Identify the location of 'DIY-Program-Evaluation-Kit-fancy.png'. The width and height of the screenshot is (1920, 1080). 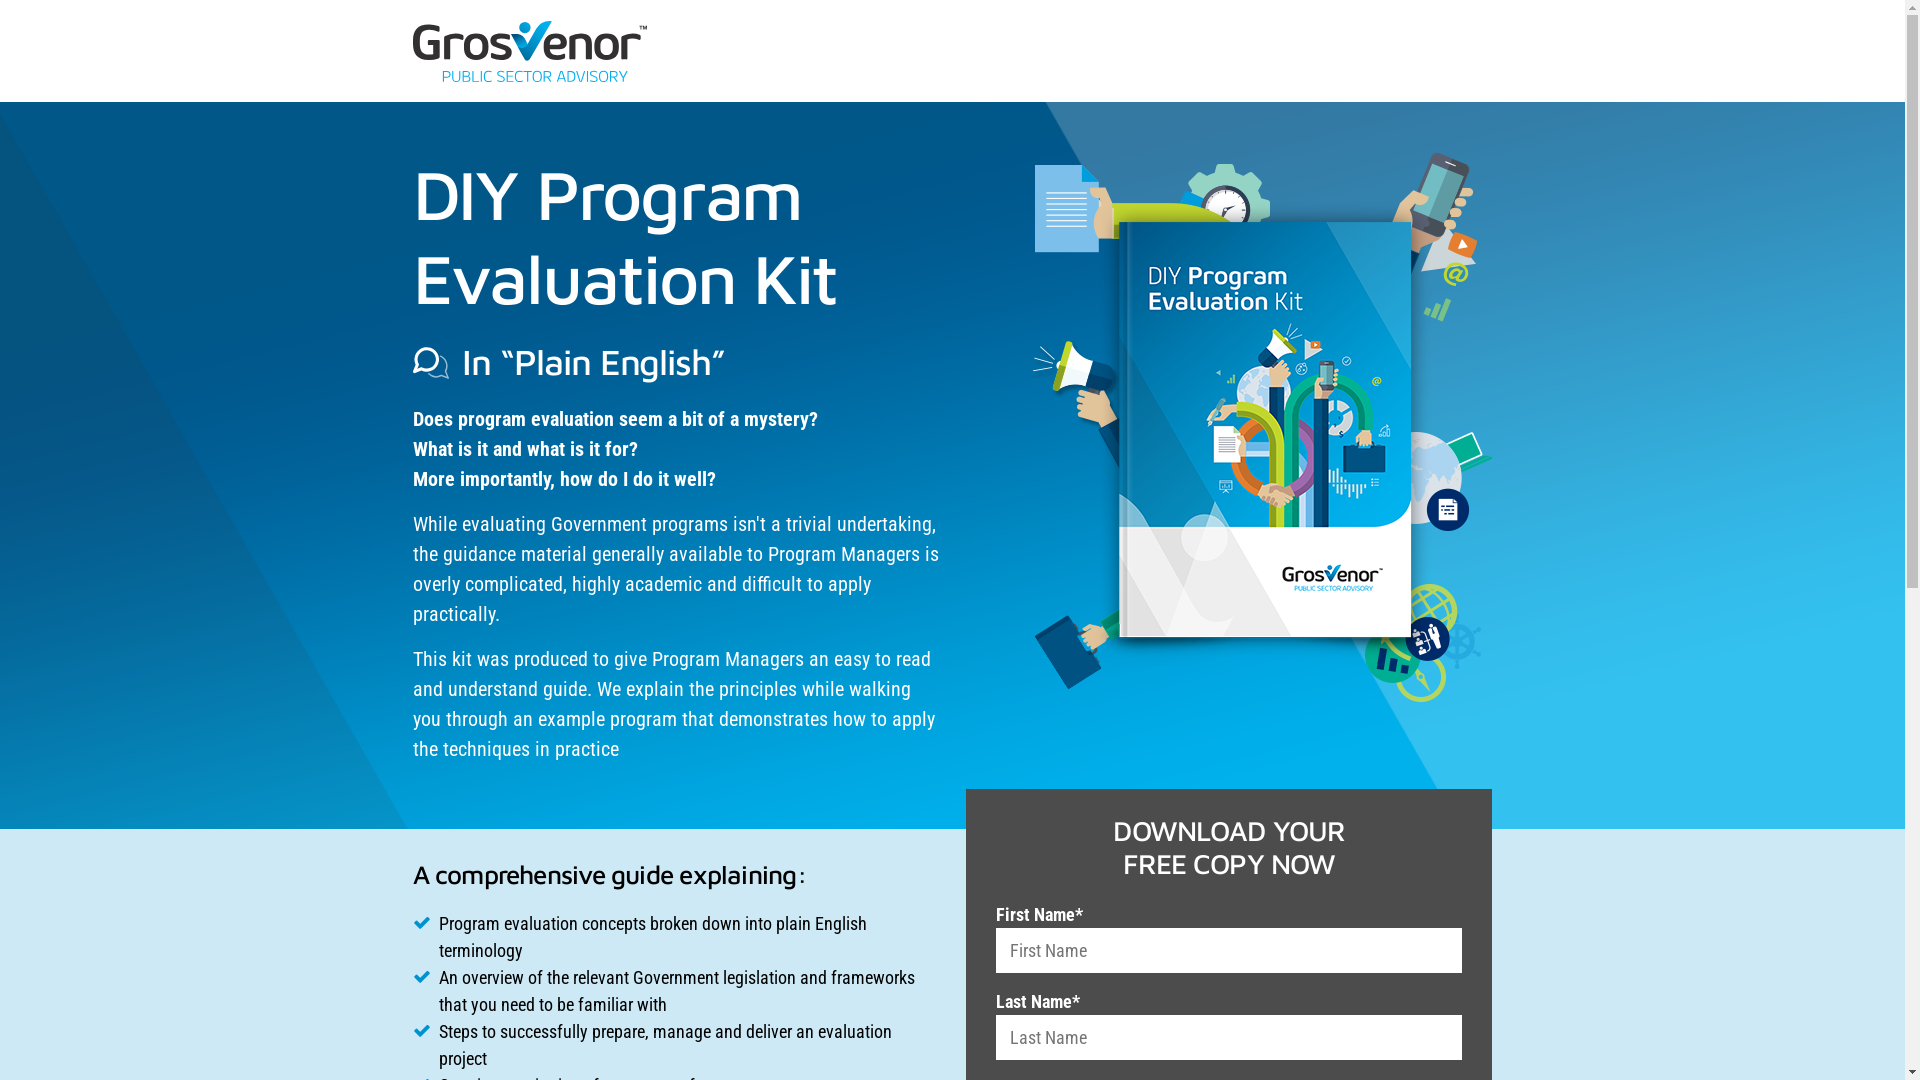
(1261, 426).